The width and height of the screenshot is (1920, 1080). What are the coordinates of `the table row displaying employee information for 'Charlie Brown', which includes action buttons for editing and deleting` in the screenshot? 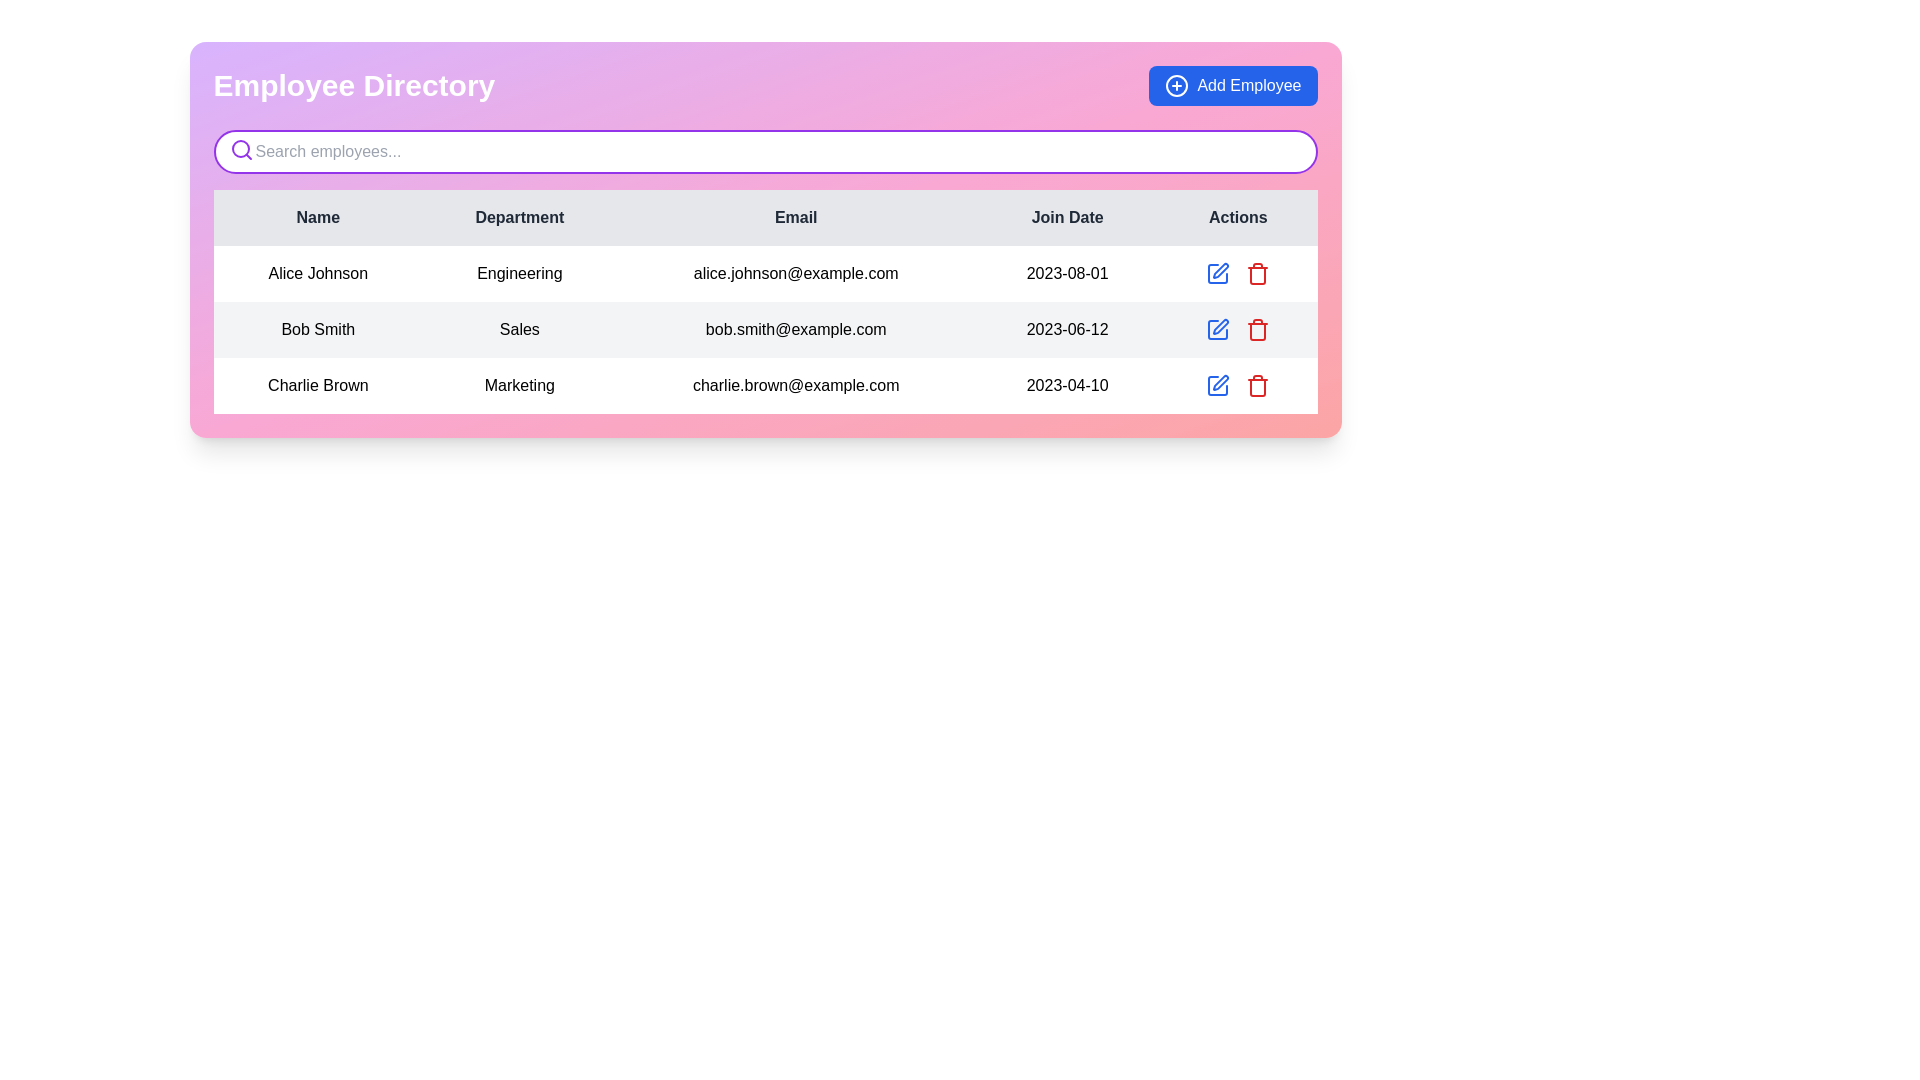 It's located at (764, 385).